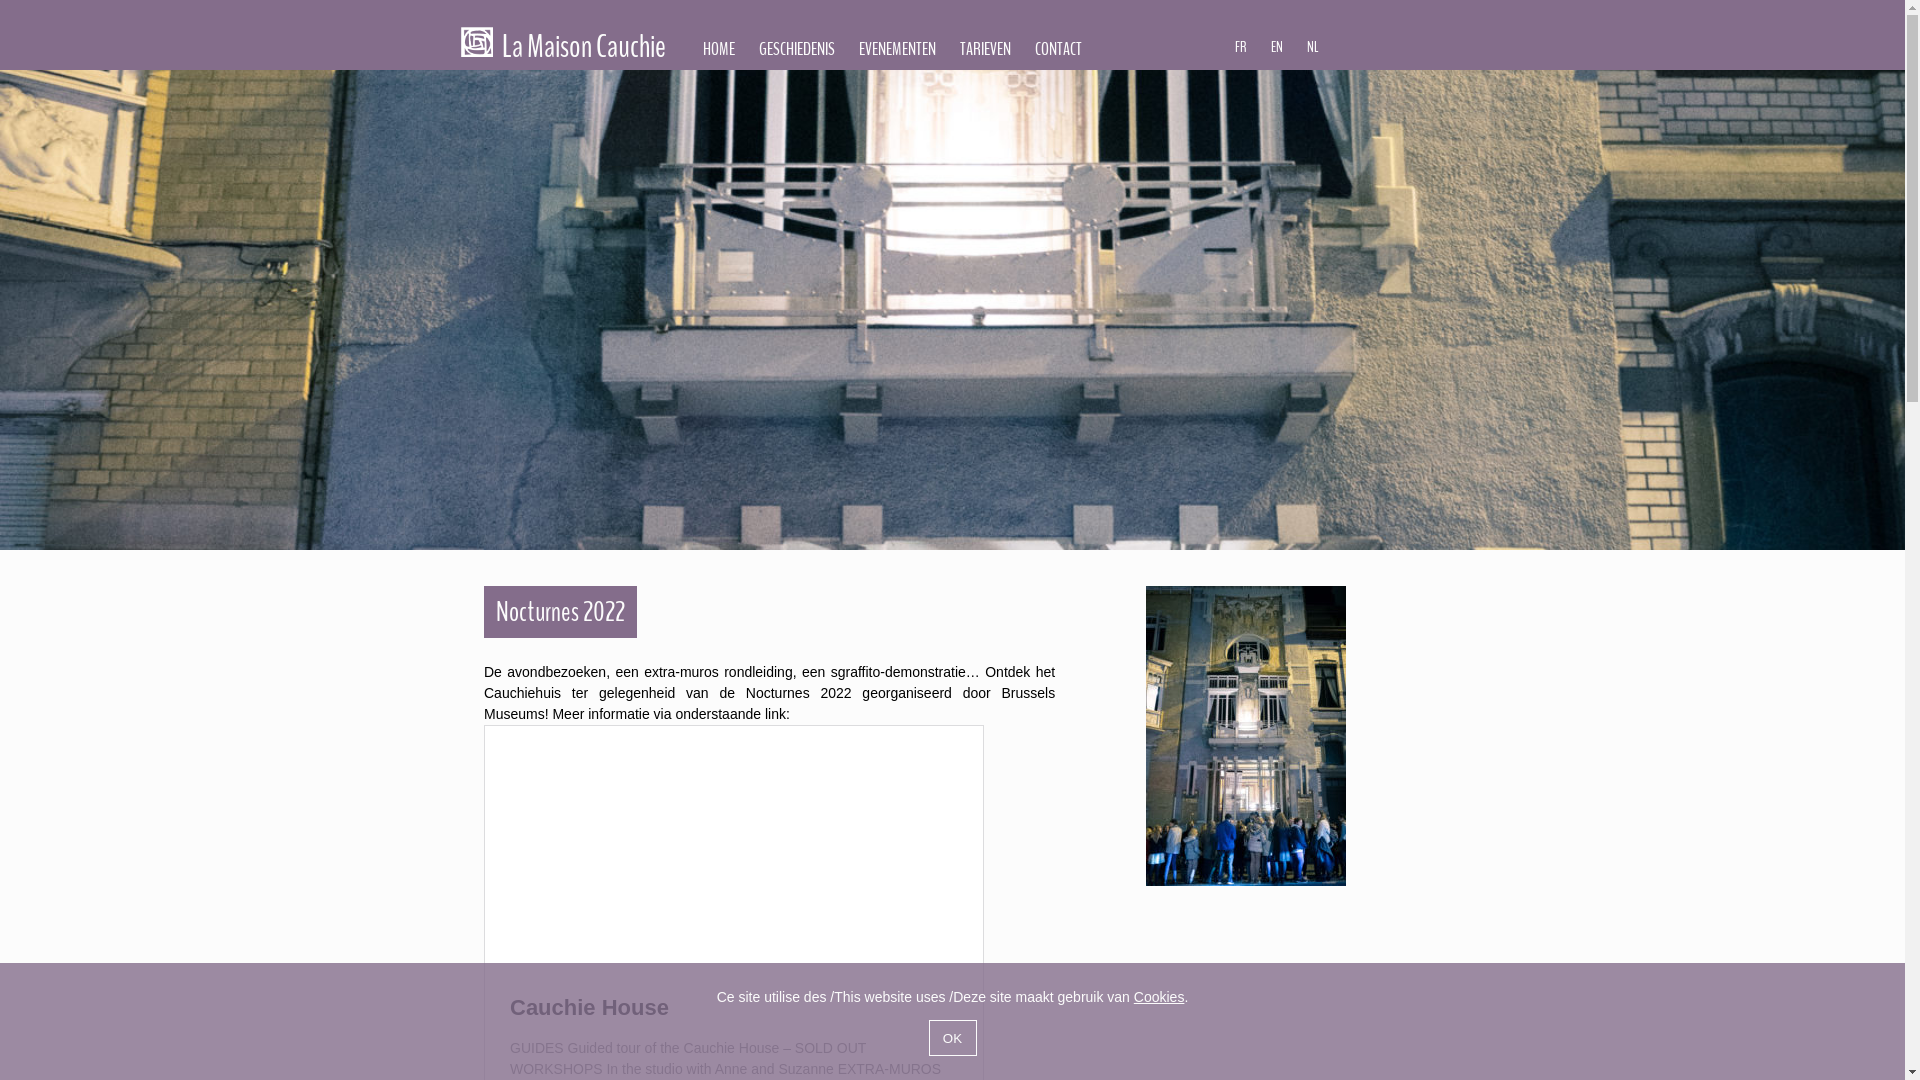  What do you see at coordinates (563, 50) in the screenshot?
I see `'La Maison Cauchie'` at bounding box center [563, 50].